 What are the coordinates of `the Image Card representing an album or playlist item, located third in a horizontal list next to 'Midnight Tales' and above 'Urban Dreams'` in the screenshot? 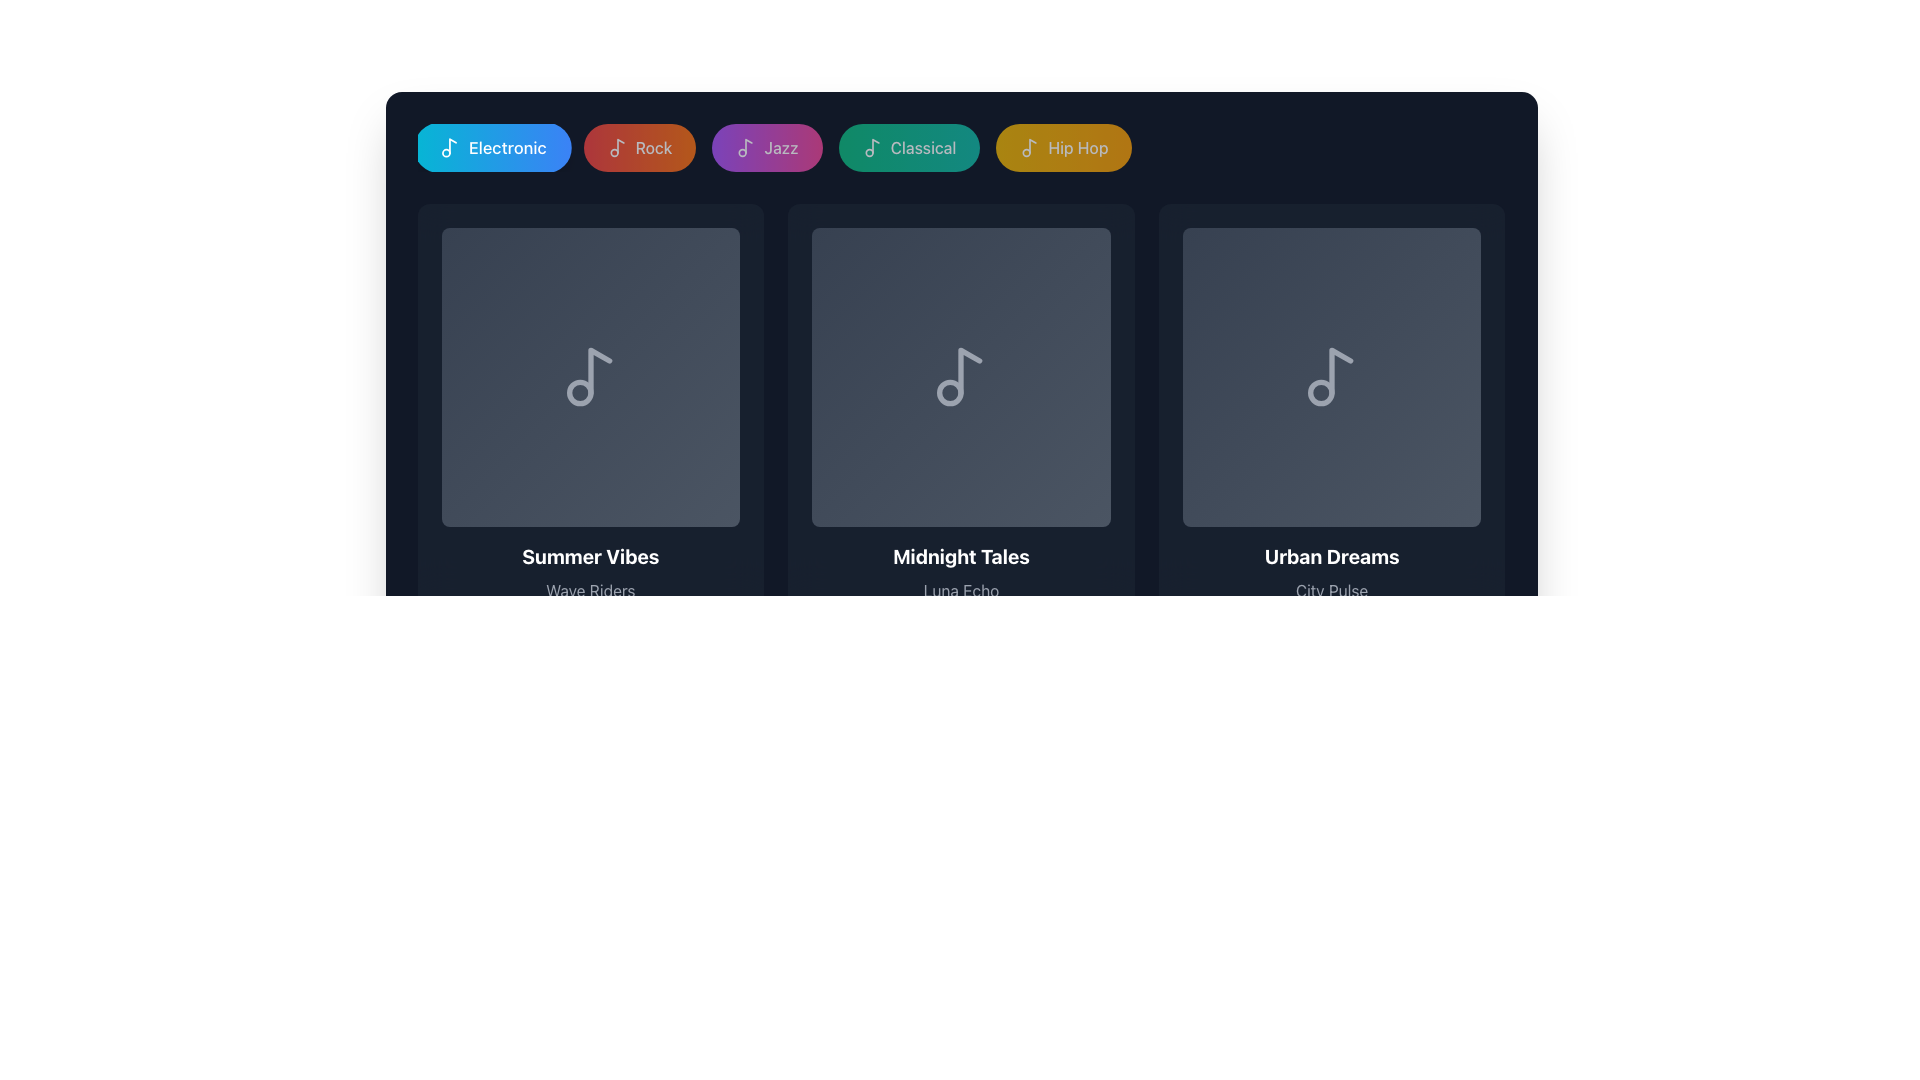 It's located at (1331, 377).